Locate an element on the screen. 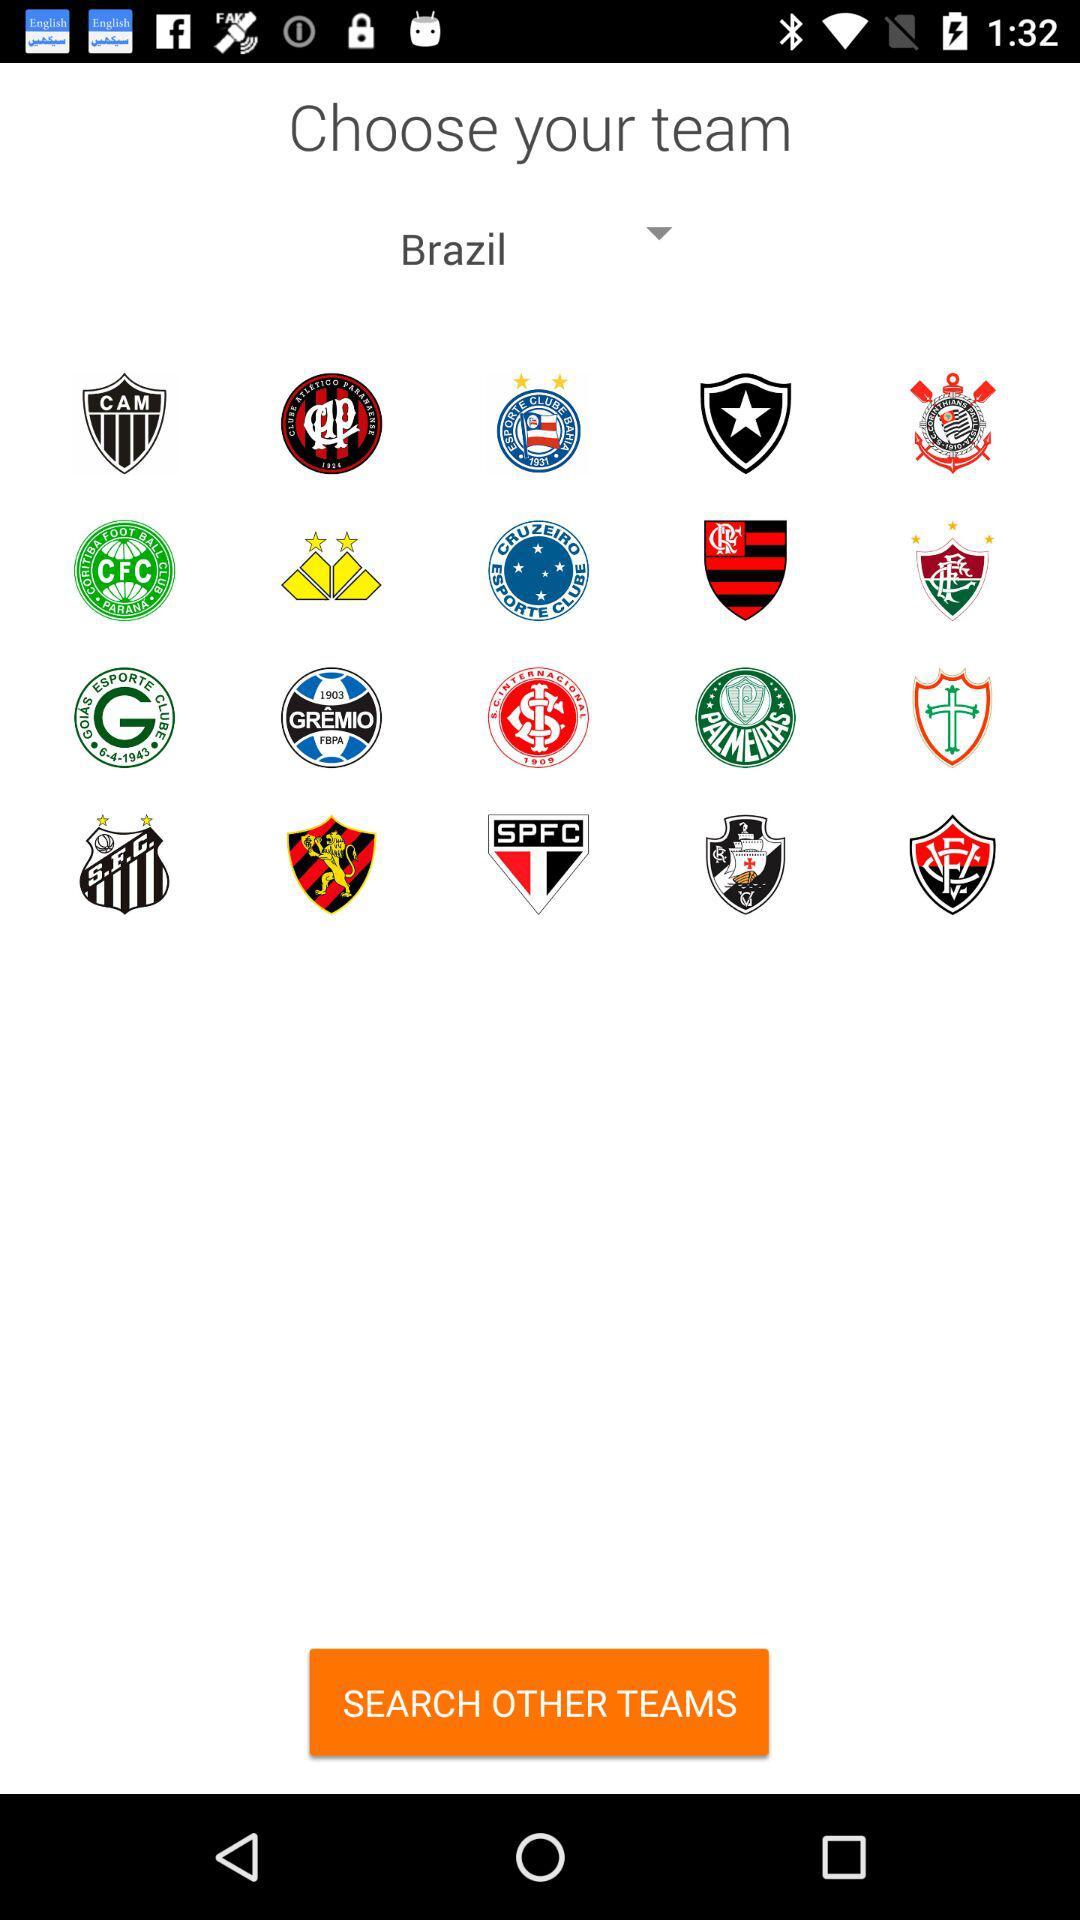 Image resolution: width=1080 pixels, height=1920 pixels. choose team is located at coordinates (124, 569).